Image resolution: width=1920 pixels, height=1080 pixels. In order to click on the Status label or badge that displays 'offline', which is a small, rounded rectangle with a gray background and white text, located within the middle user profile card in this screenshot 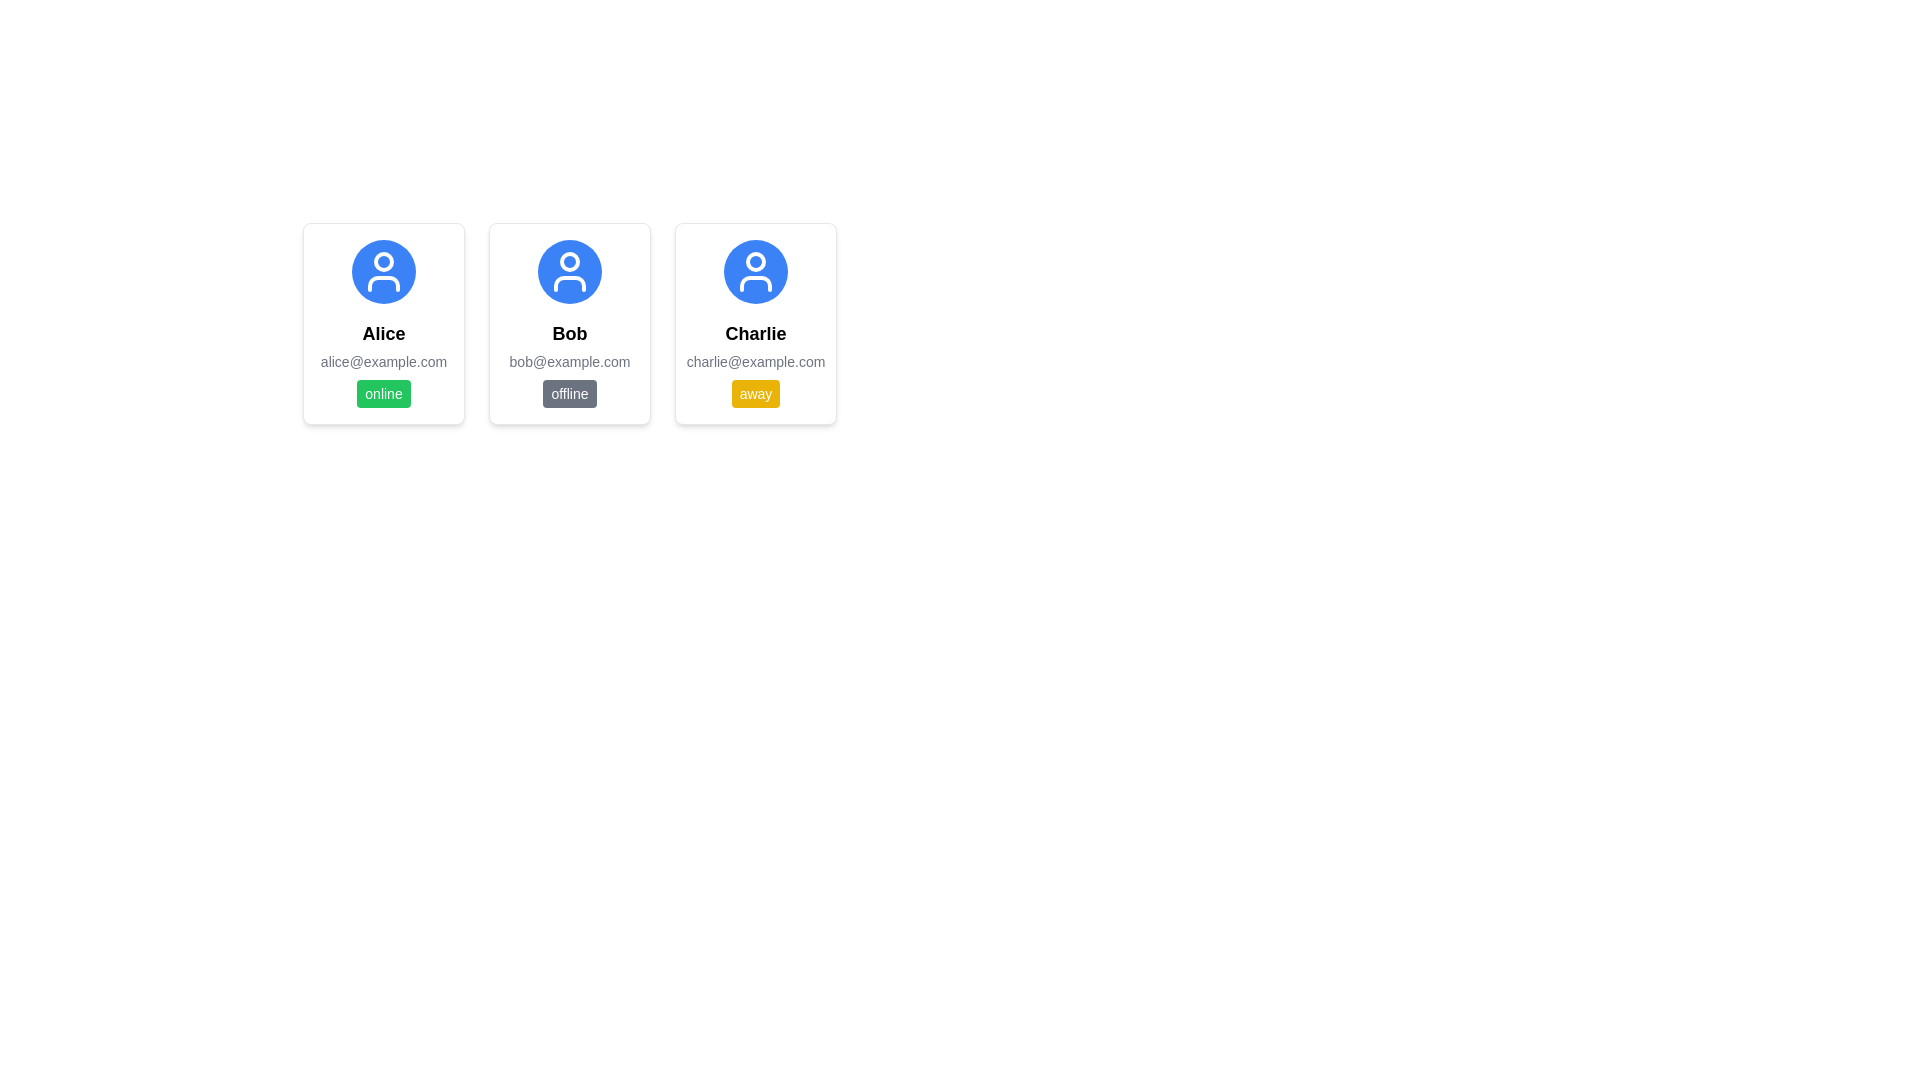, I will do `click(569, 393)`.